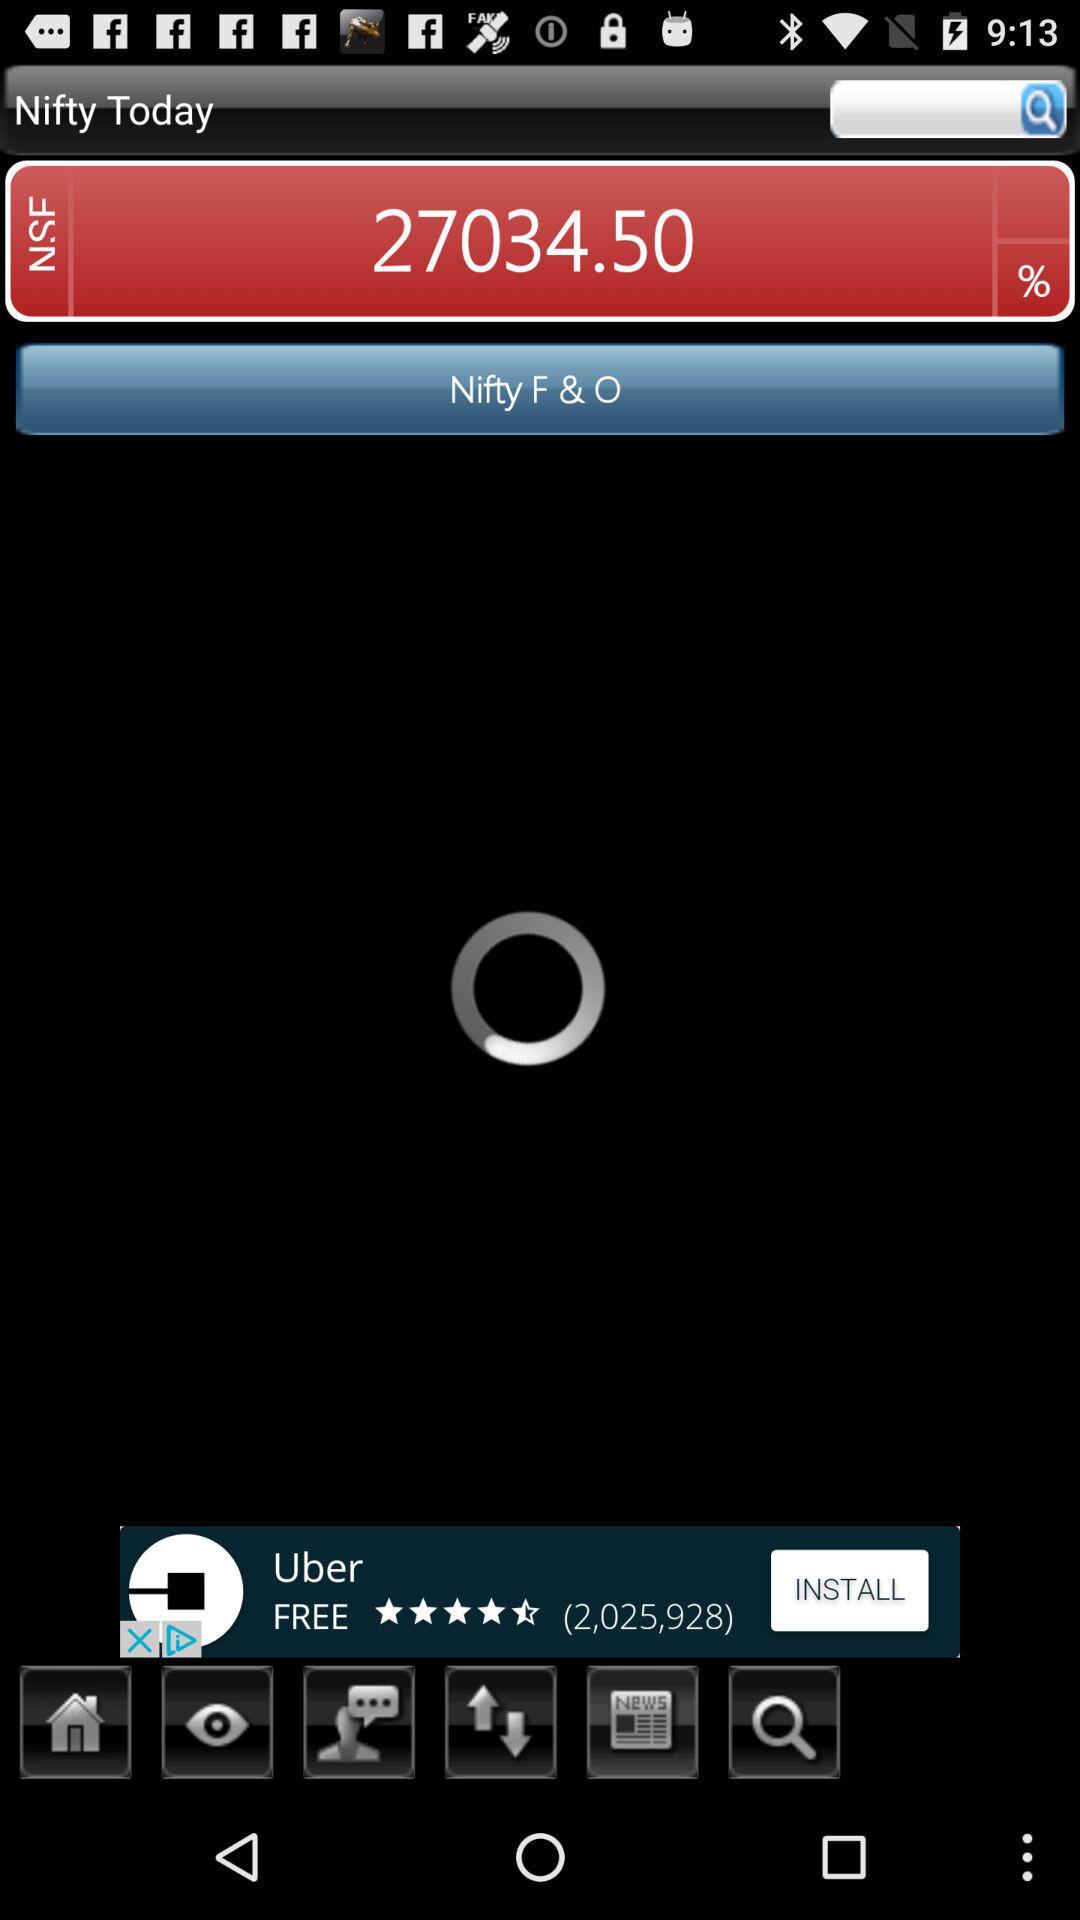 Image resolution: width=1080 pixels, height=1920 pixels. I want to click on reorder list, so click(500, 1727).